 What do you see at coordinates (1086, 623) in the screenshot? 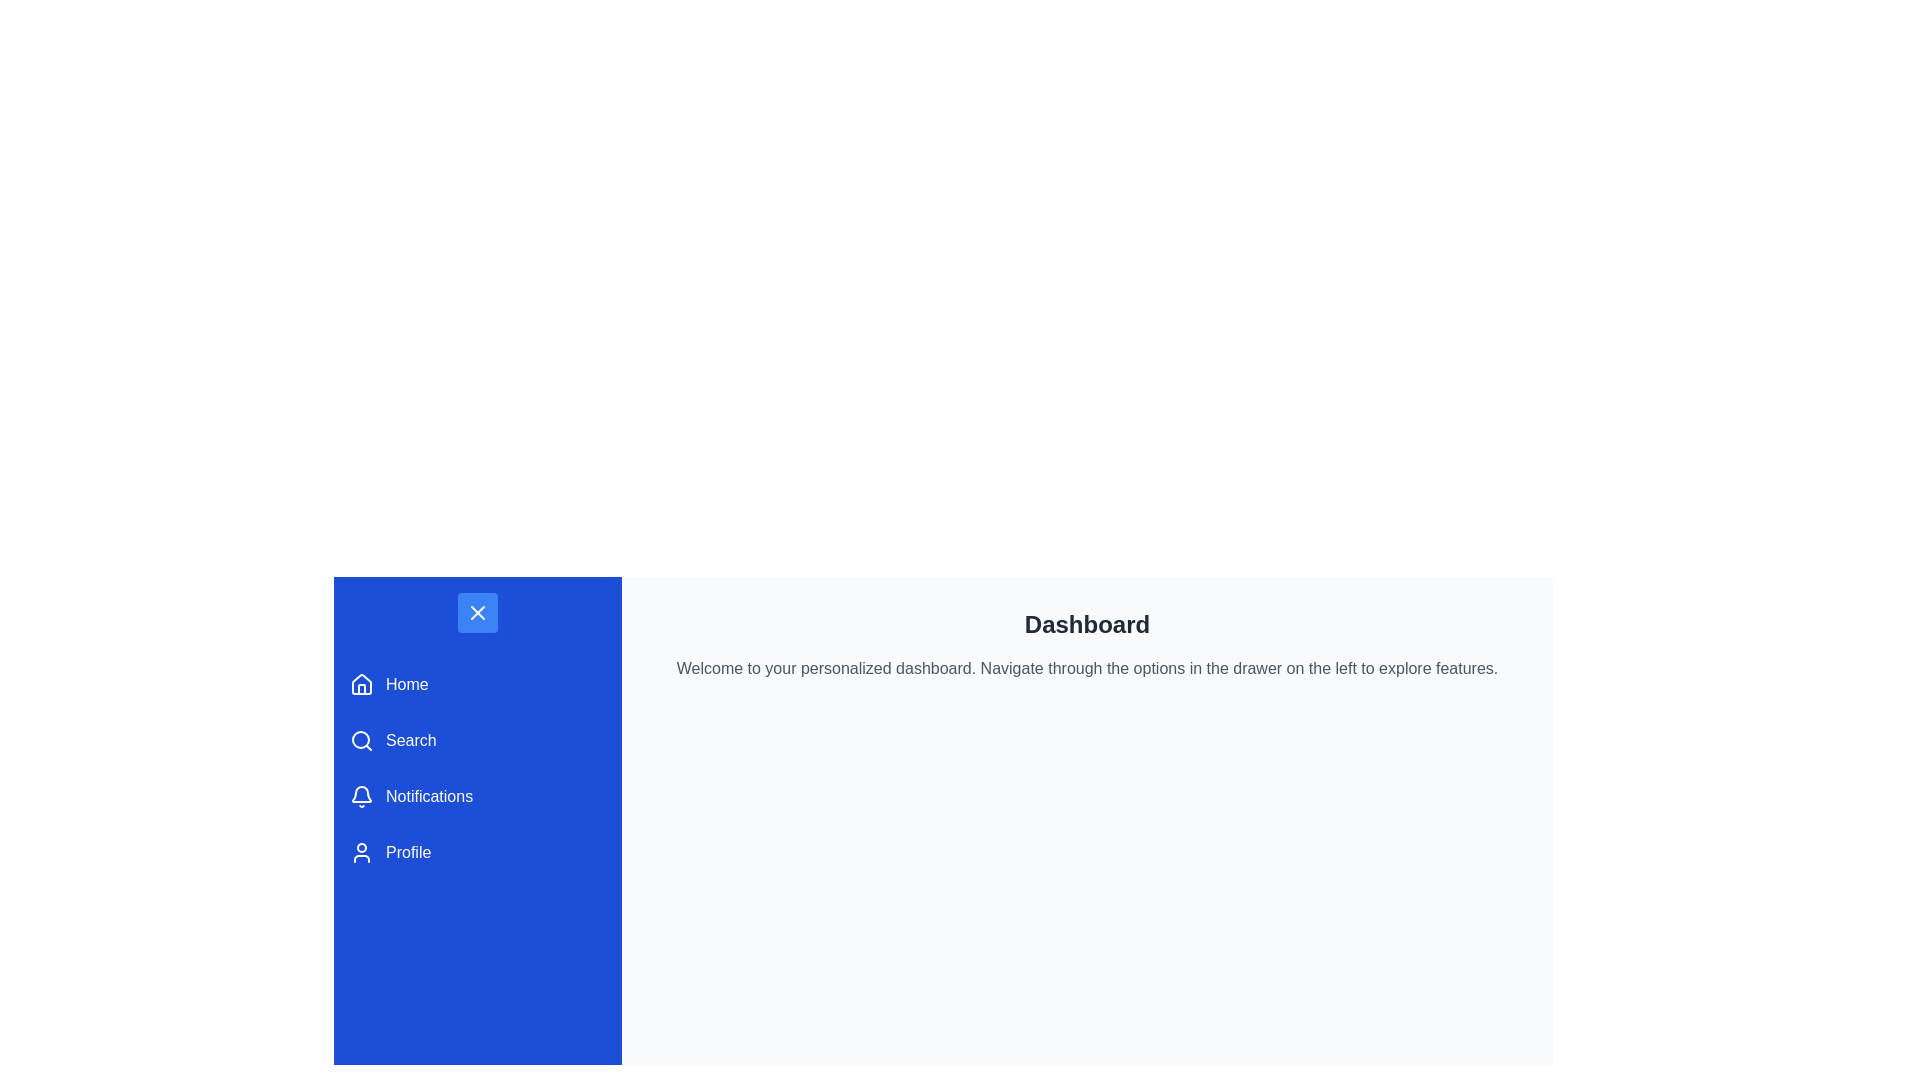
I see `the 'Dashboard' text label` at bounding box center [1086, 623].